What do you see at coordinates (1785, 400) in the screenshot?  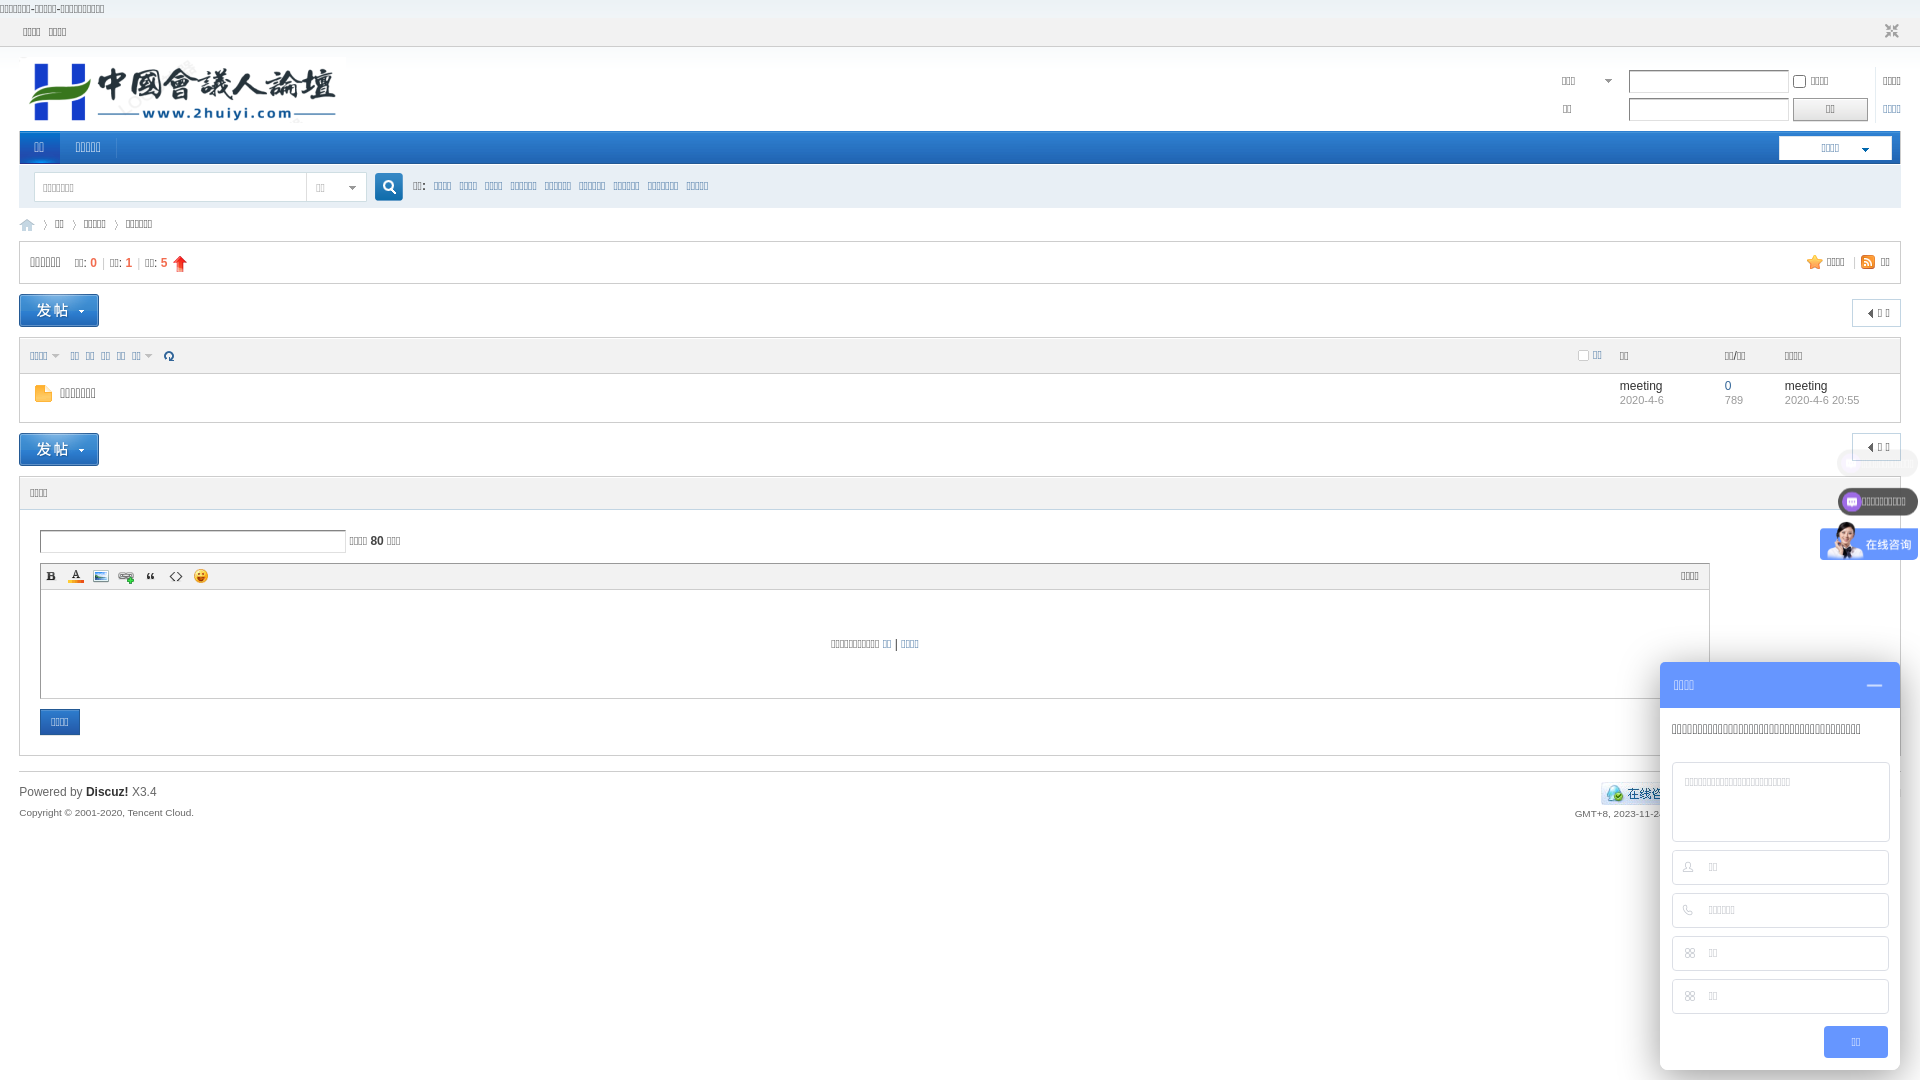 I see `'2020-4-6 20:55'` at bounding box center [1785, 400].